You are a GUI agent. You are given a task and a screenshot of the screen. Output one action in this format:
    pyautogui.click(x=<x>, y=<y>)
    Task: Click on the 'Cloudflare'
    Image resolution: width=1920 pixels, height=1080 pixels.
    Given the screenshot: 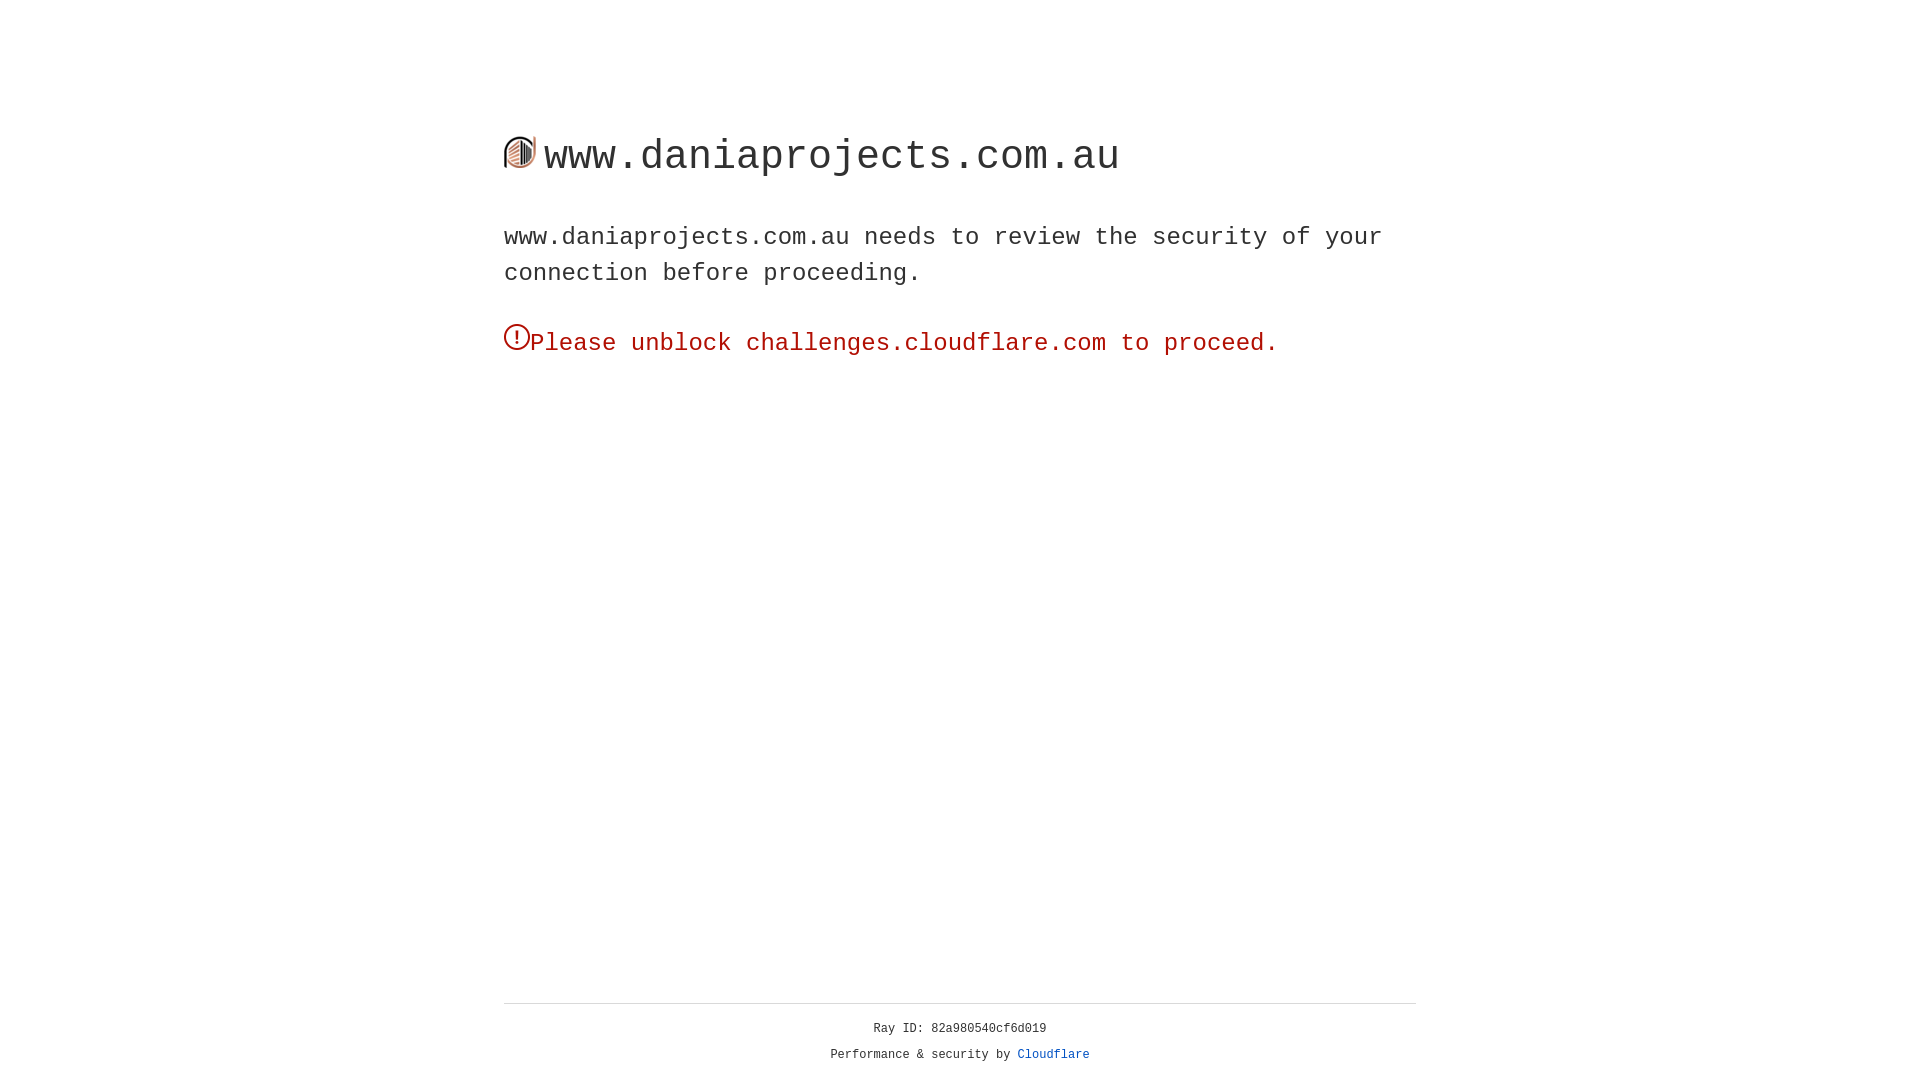 What is the action you would take?
    pyautogui.click(x=1053, y=1054)
    